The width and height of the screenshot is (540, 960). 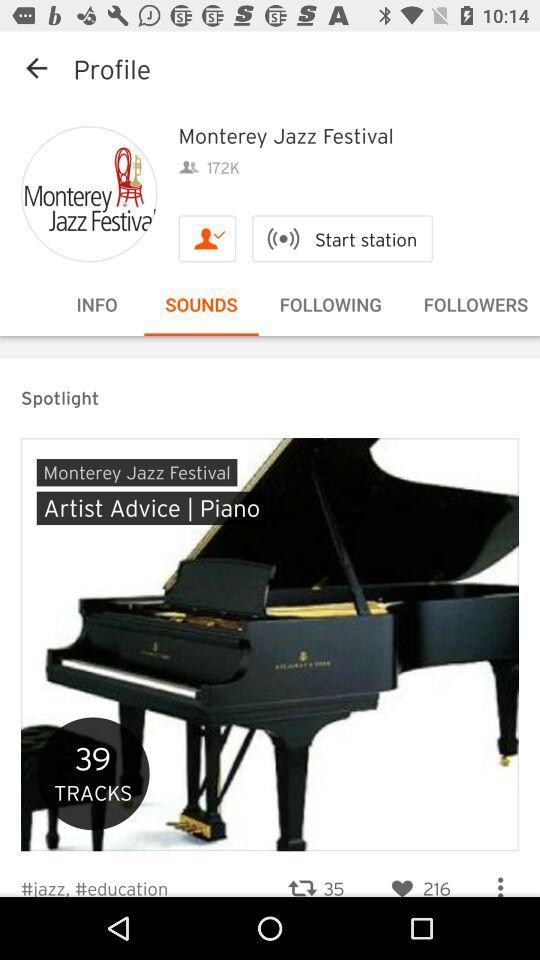 What do you see at coordinates (499, 878) in the screenshot?
I see `more options` at bounding box center [499, 878].